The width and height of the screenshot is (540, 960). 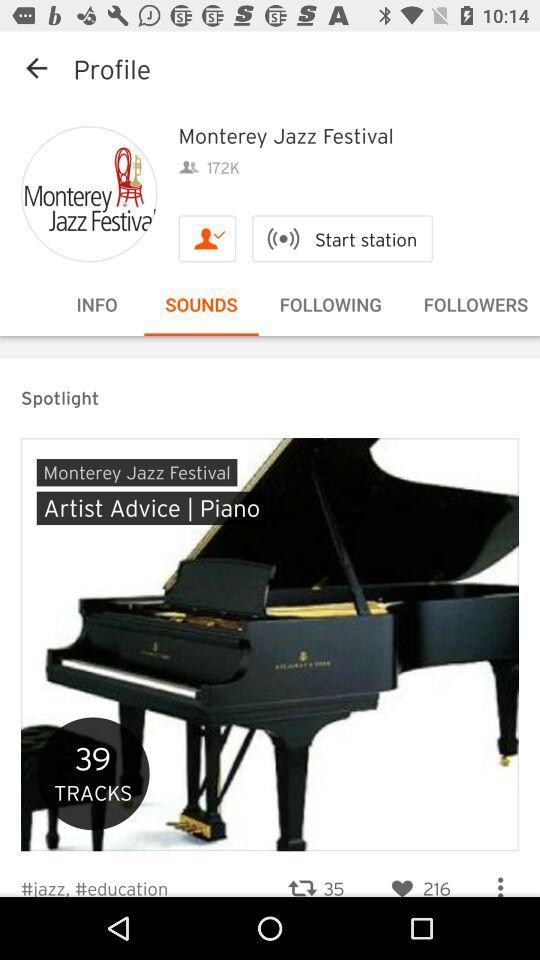 What do you see at coordinates (499, 878) in the screenshot?
I see `more options` at bounding box center [499, 878].